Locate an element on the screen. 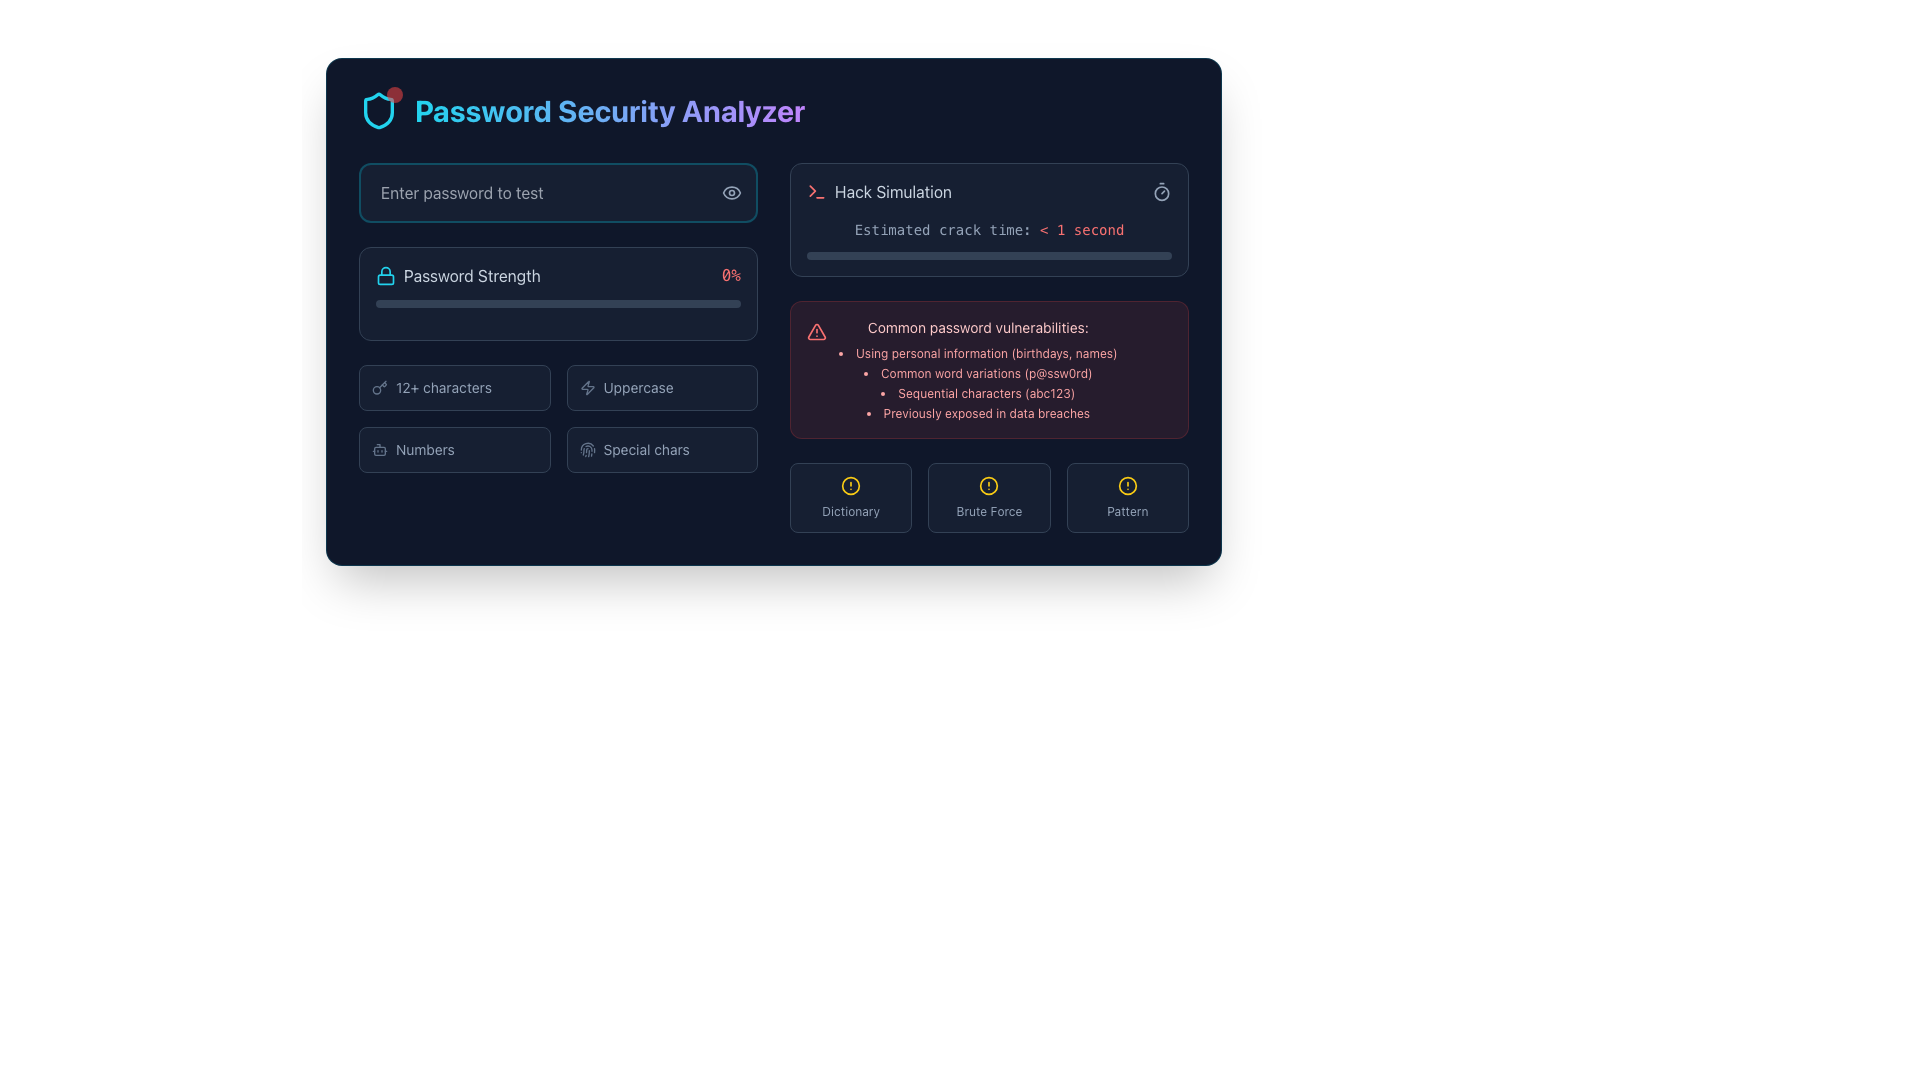 The width and height of the screenshot is (1920, 1080). the minimalist terminal icon with a thin red stroke, located to the left of the 'Hack Simulation' text is located at coordinates (816, 192).